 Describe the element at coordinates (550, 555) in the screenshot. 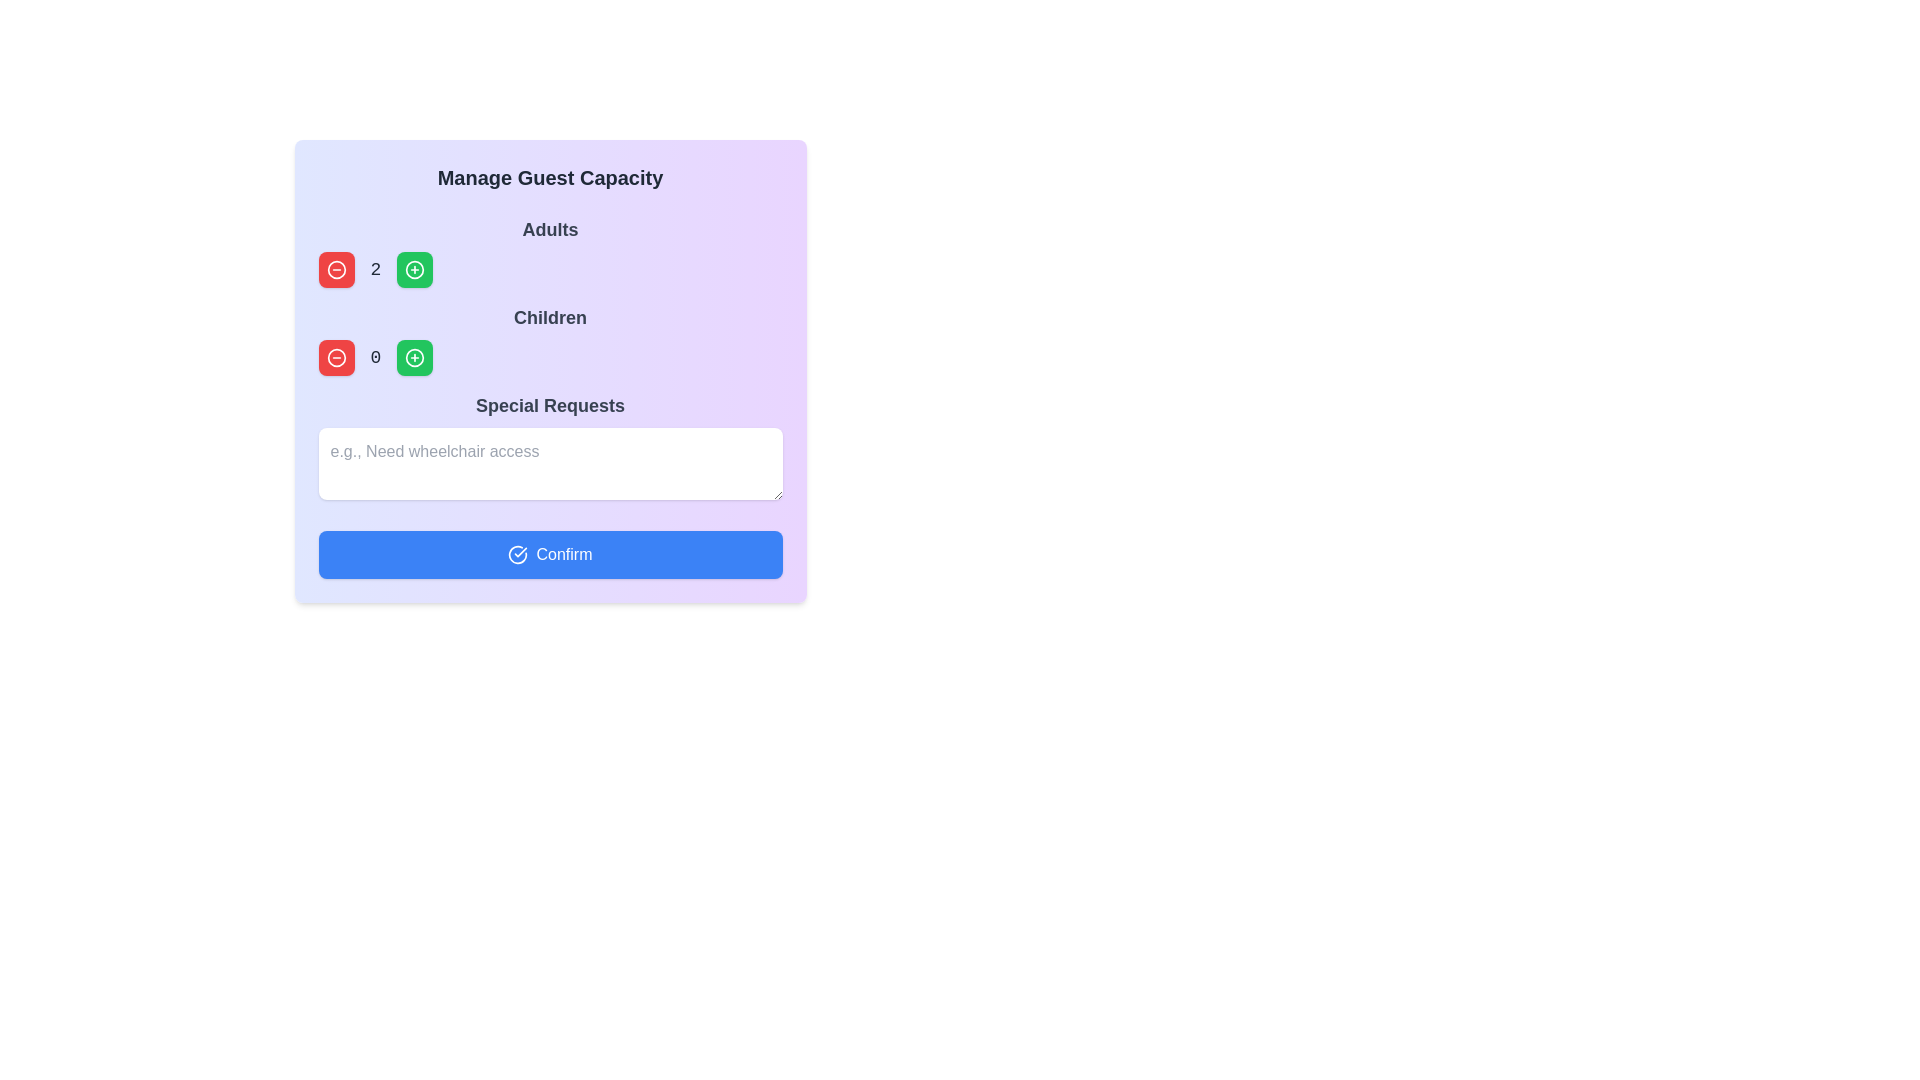

I see `the confirm button located at the bottom of the 'Manage Guest Capacity' panel to confirm the user's input for guest capacity preferences` at that location.